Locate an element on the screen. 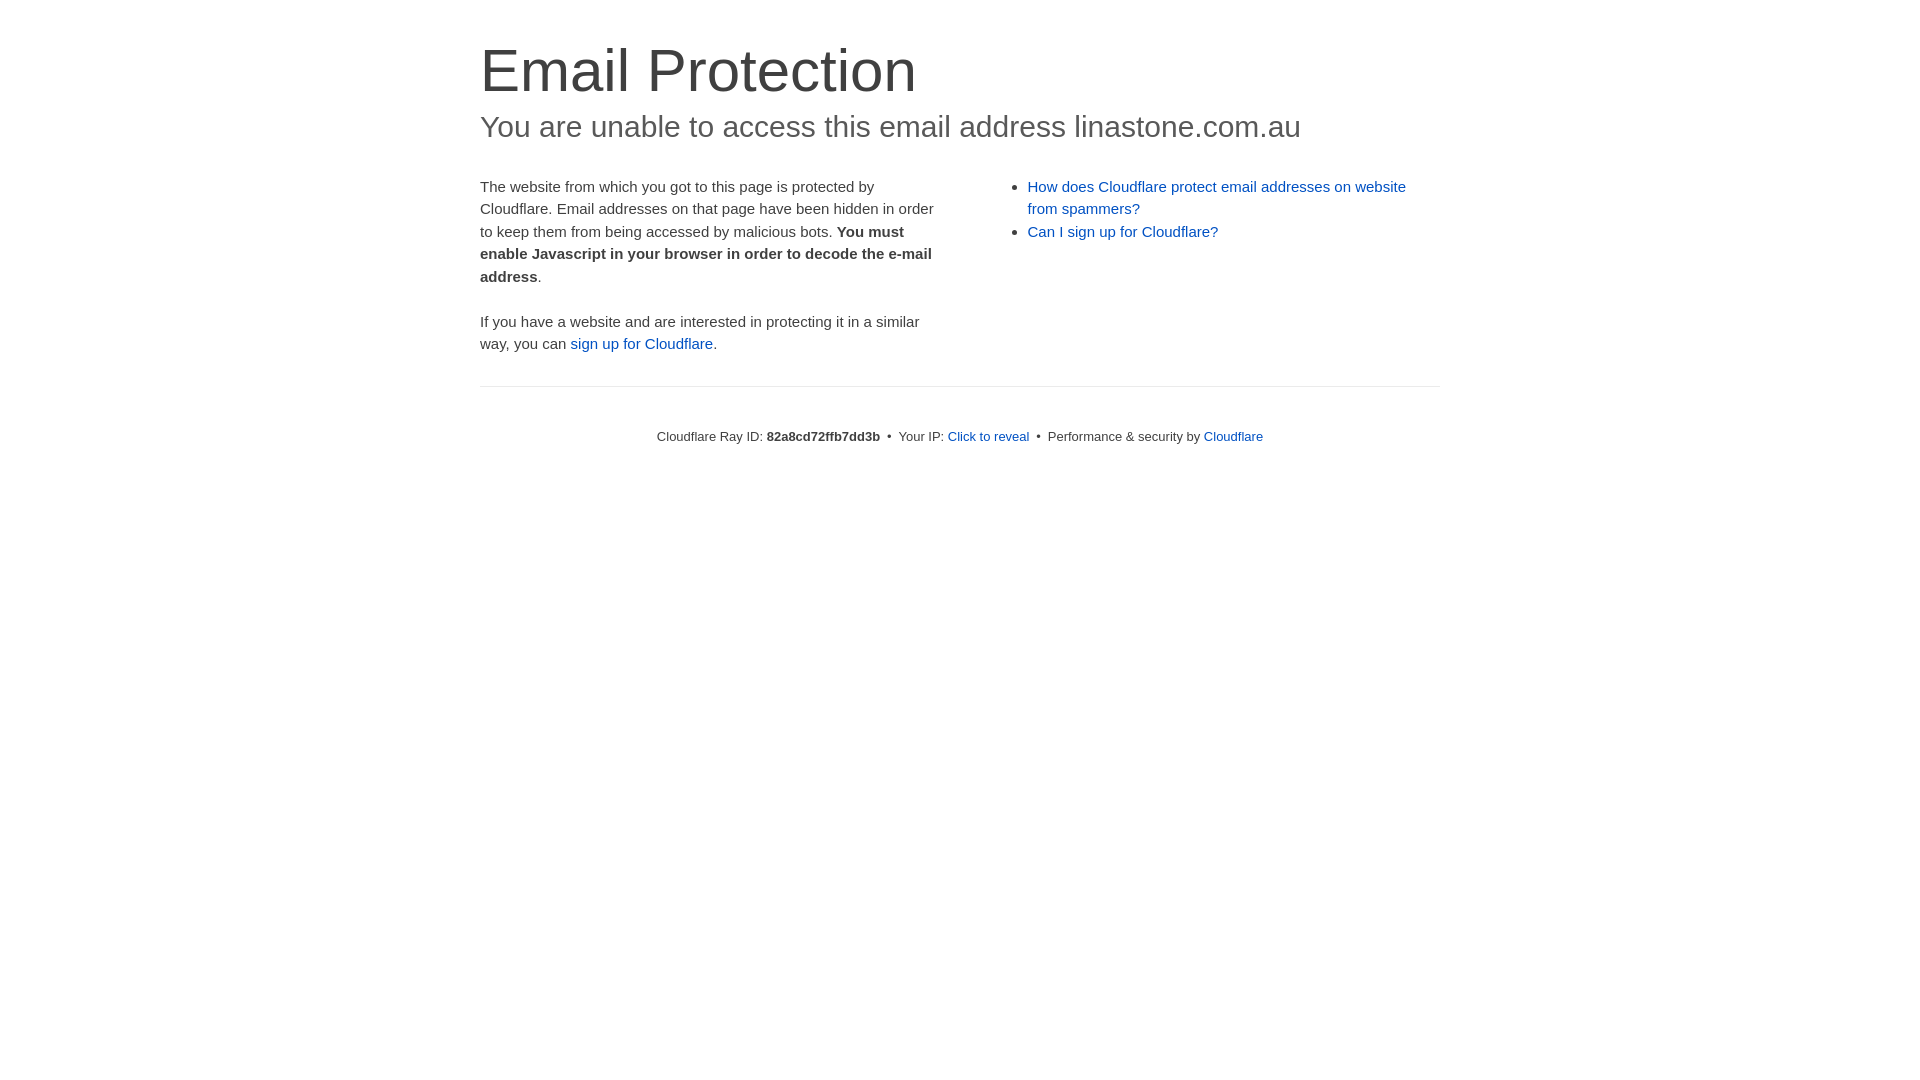  'Can I sign up for Cloudflare?' is located at coordinates (1123, 230).